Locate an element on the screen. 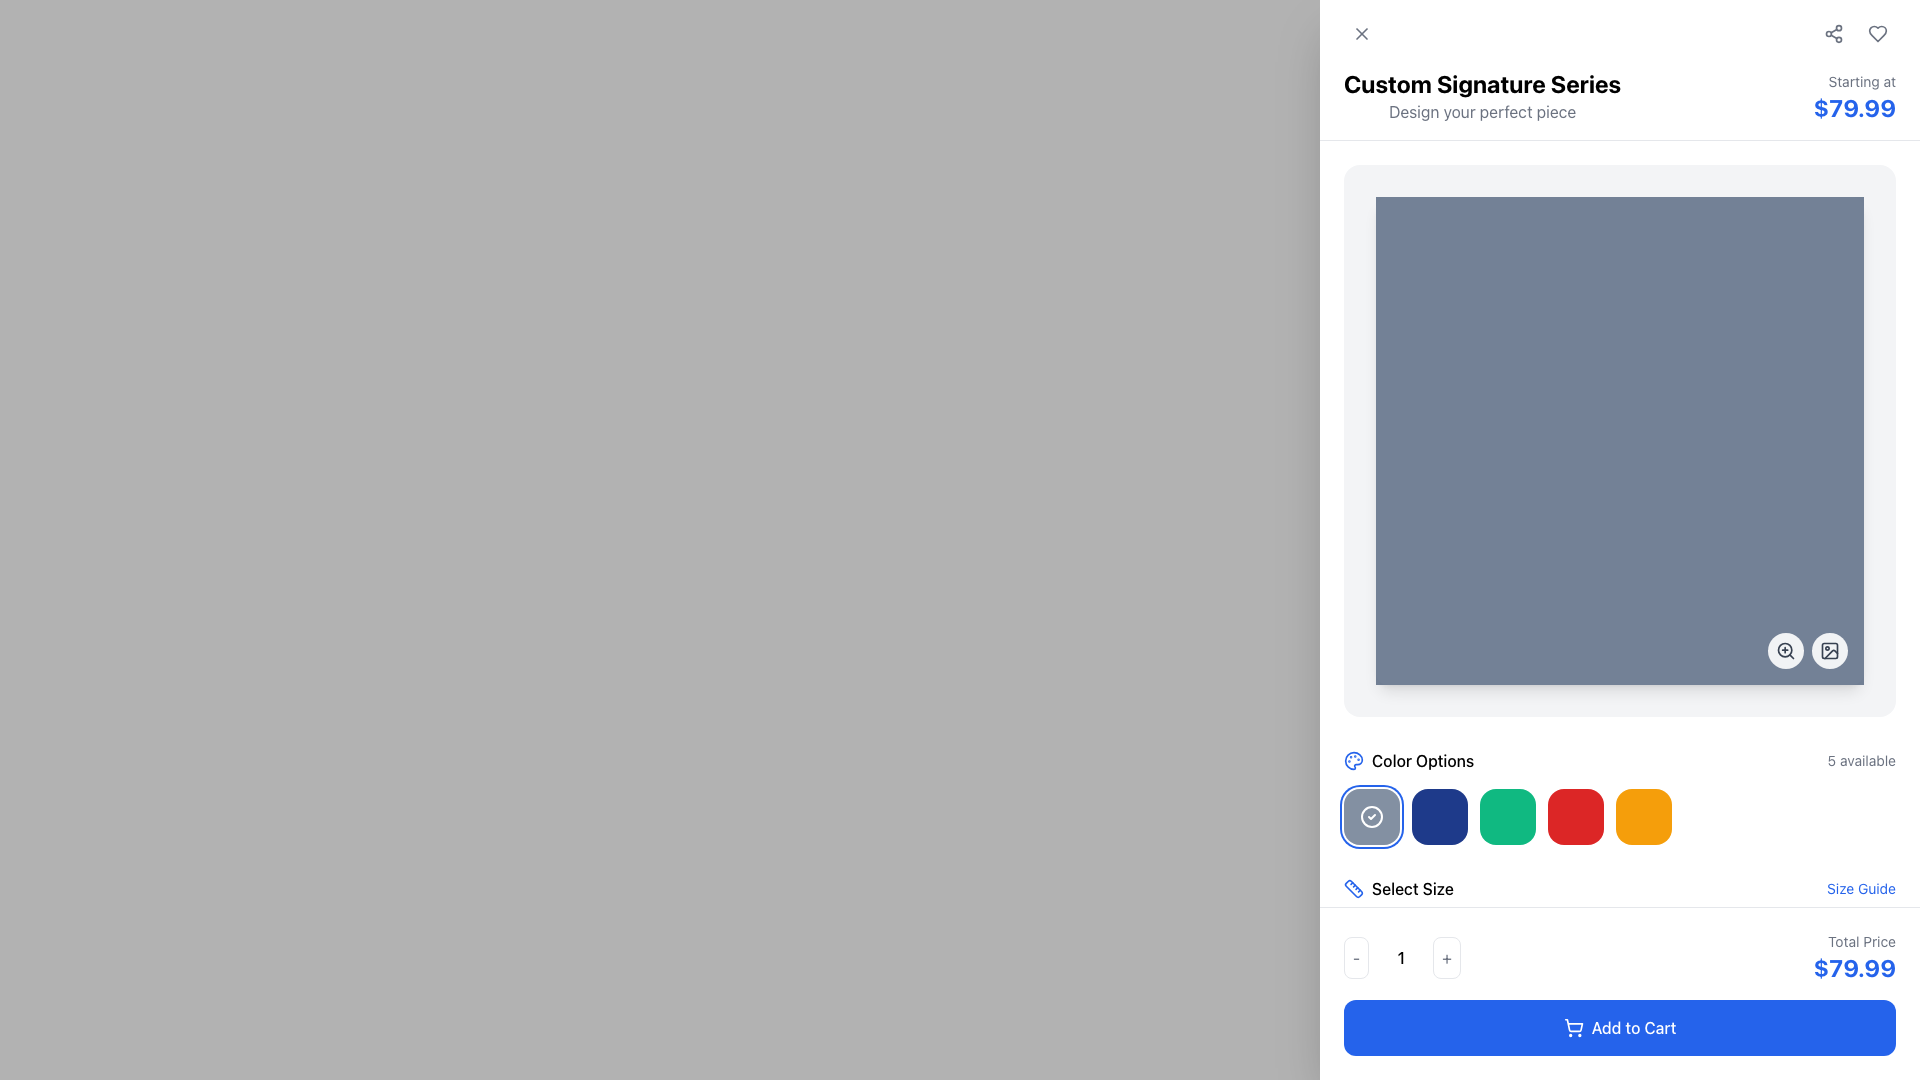 The image size is (1920, 1080). the decorative graphic icon located above the 'Add to Cart' button, which is embedded in a blue background is located at coordinates (1353, 1009).